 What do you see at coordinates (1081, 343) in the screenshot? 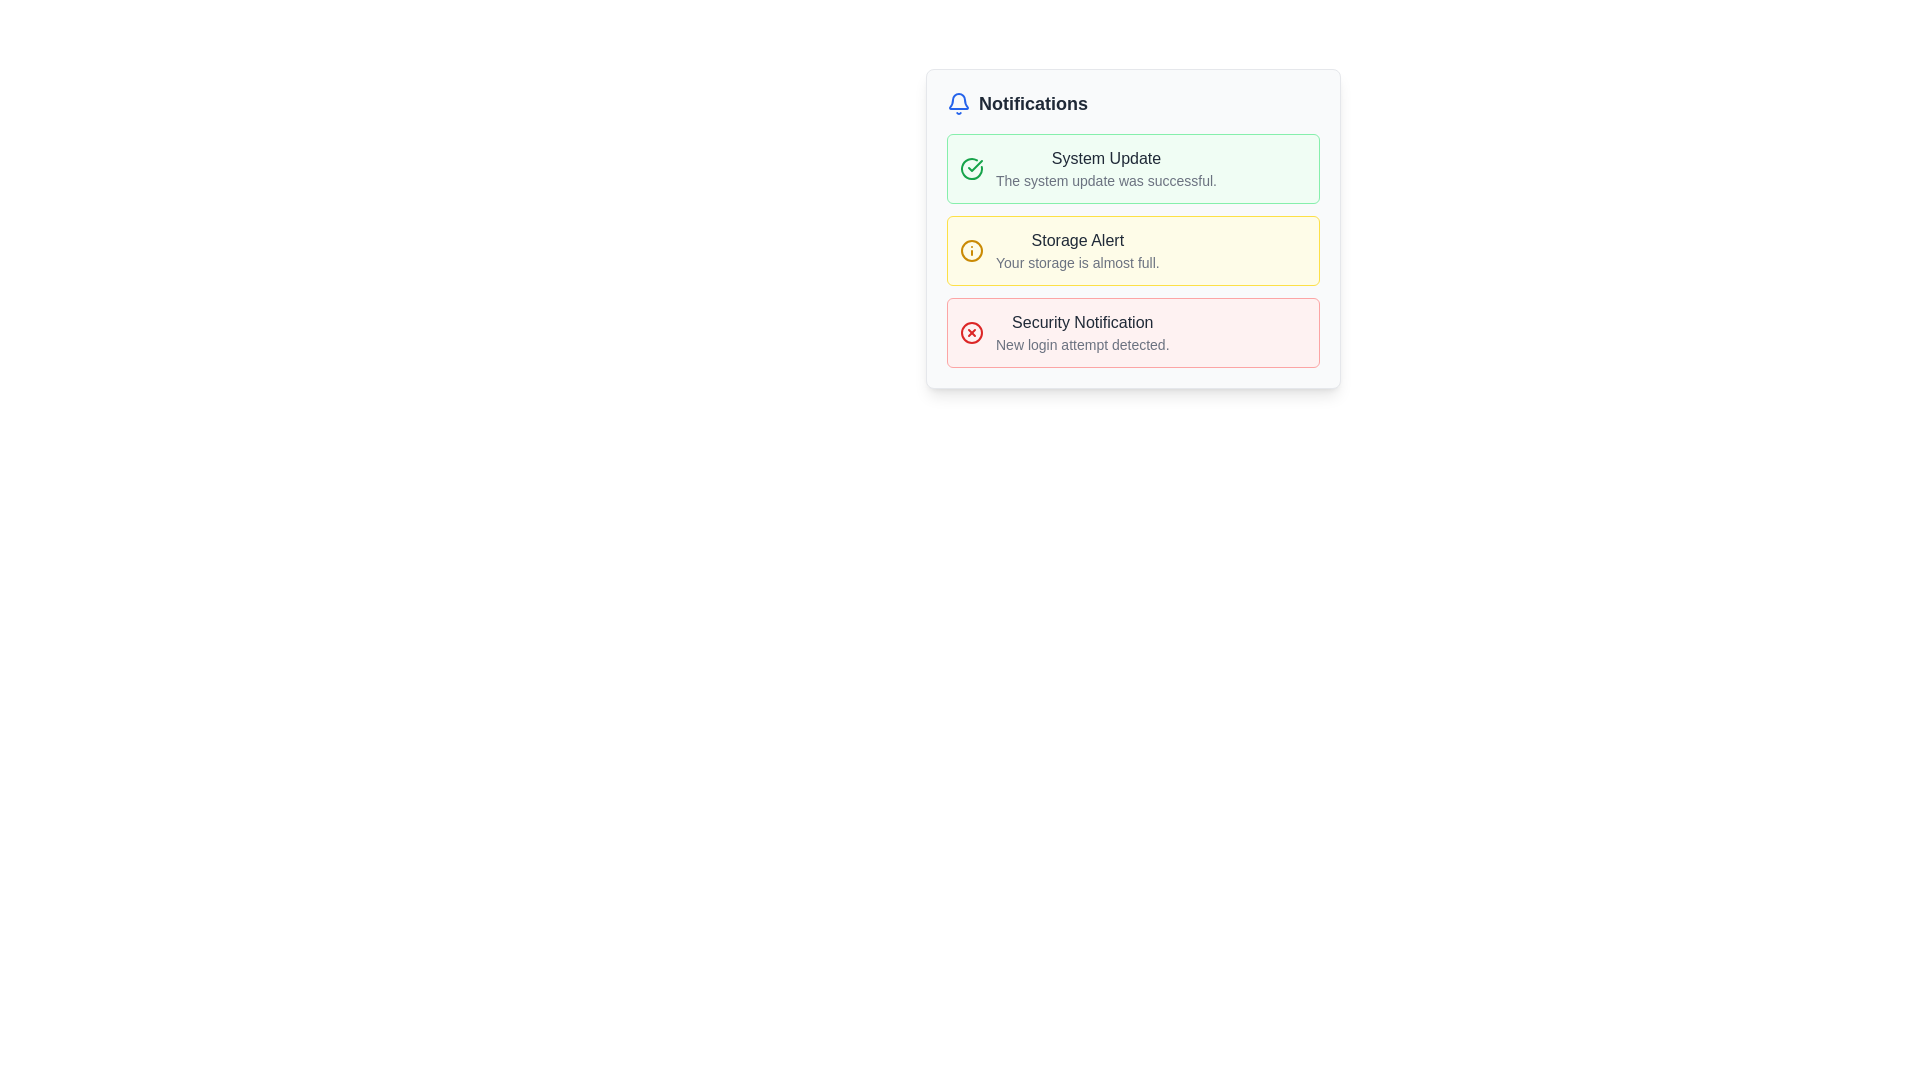
I see `informational text label that describes the notification 'Security Notification', which is centrally aligned below the heading in the red-bordered notification box` at bounding box center [1081, 343].